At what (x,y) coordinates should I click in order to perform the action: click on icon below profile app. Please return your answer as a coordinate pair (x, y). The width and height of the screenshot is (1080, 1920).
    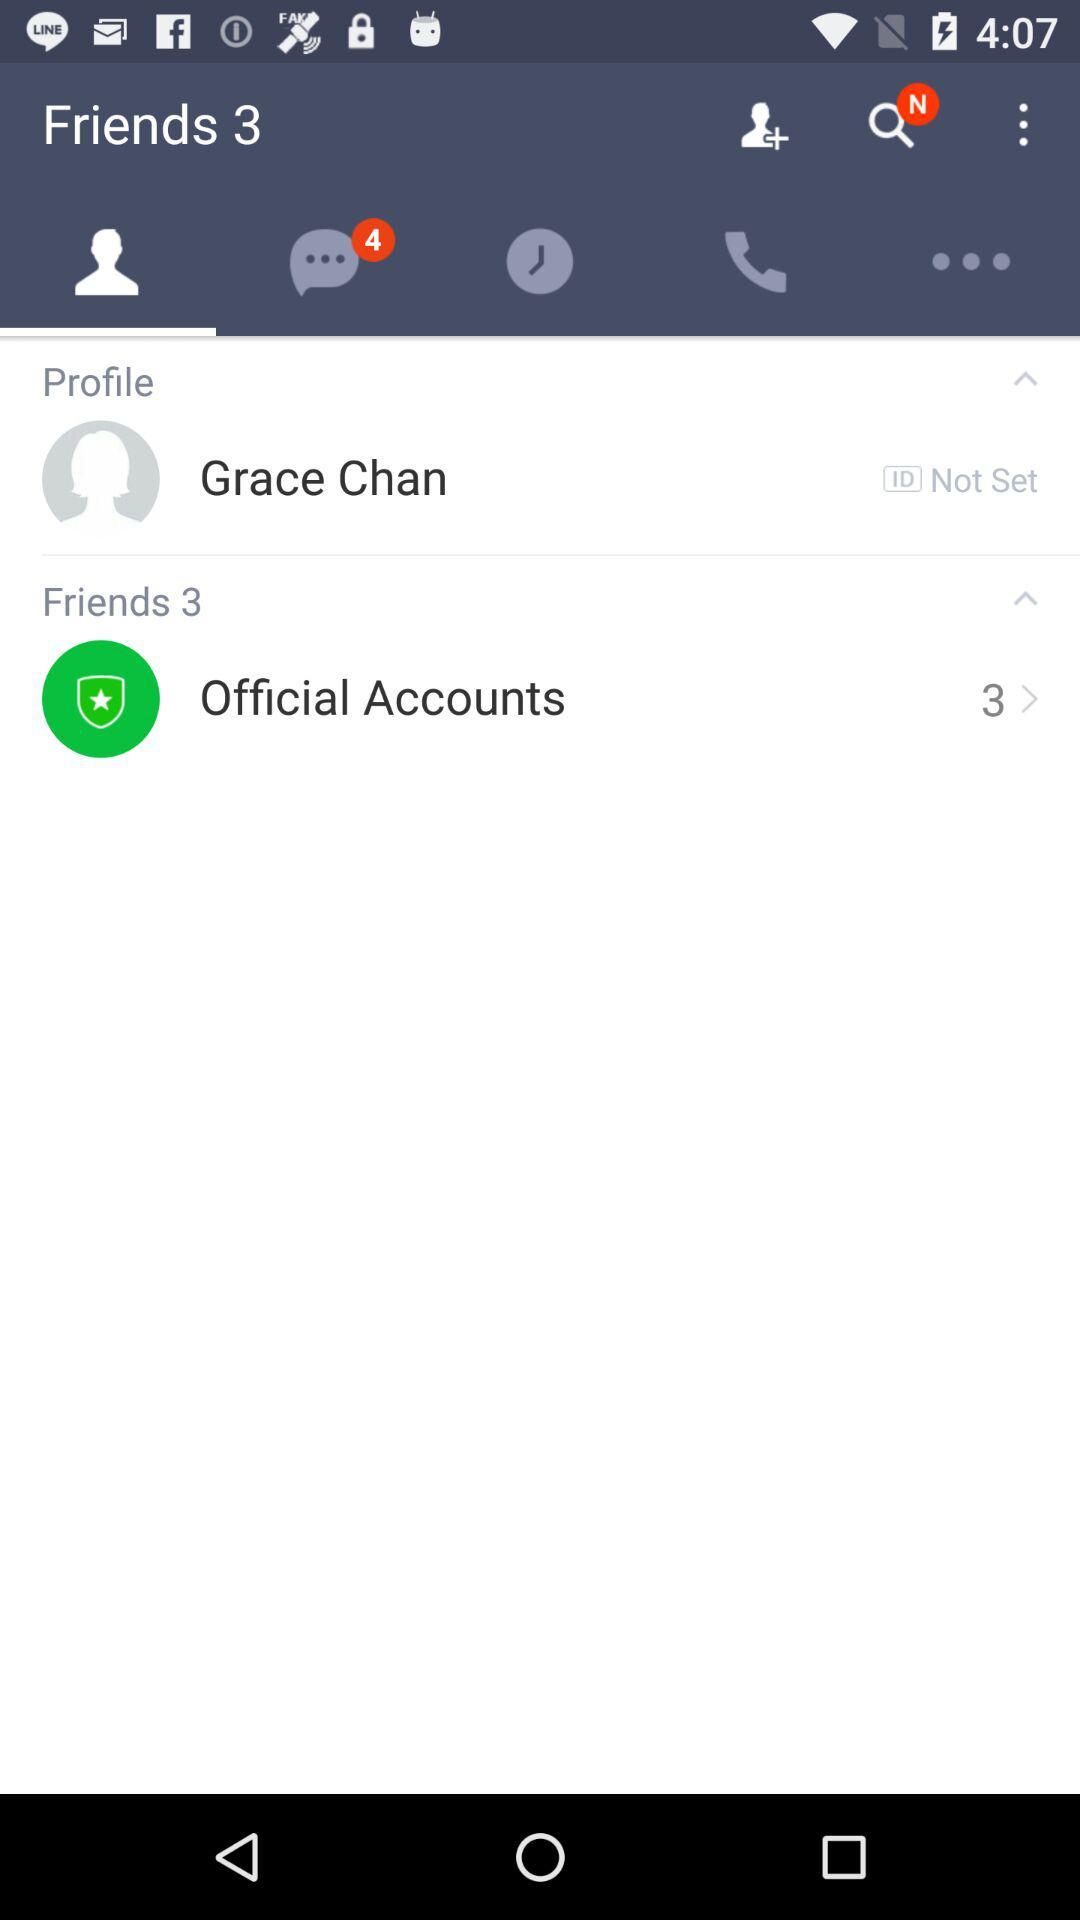
    Looking at the image, I should click on (322, 477).